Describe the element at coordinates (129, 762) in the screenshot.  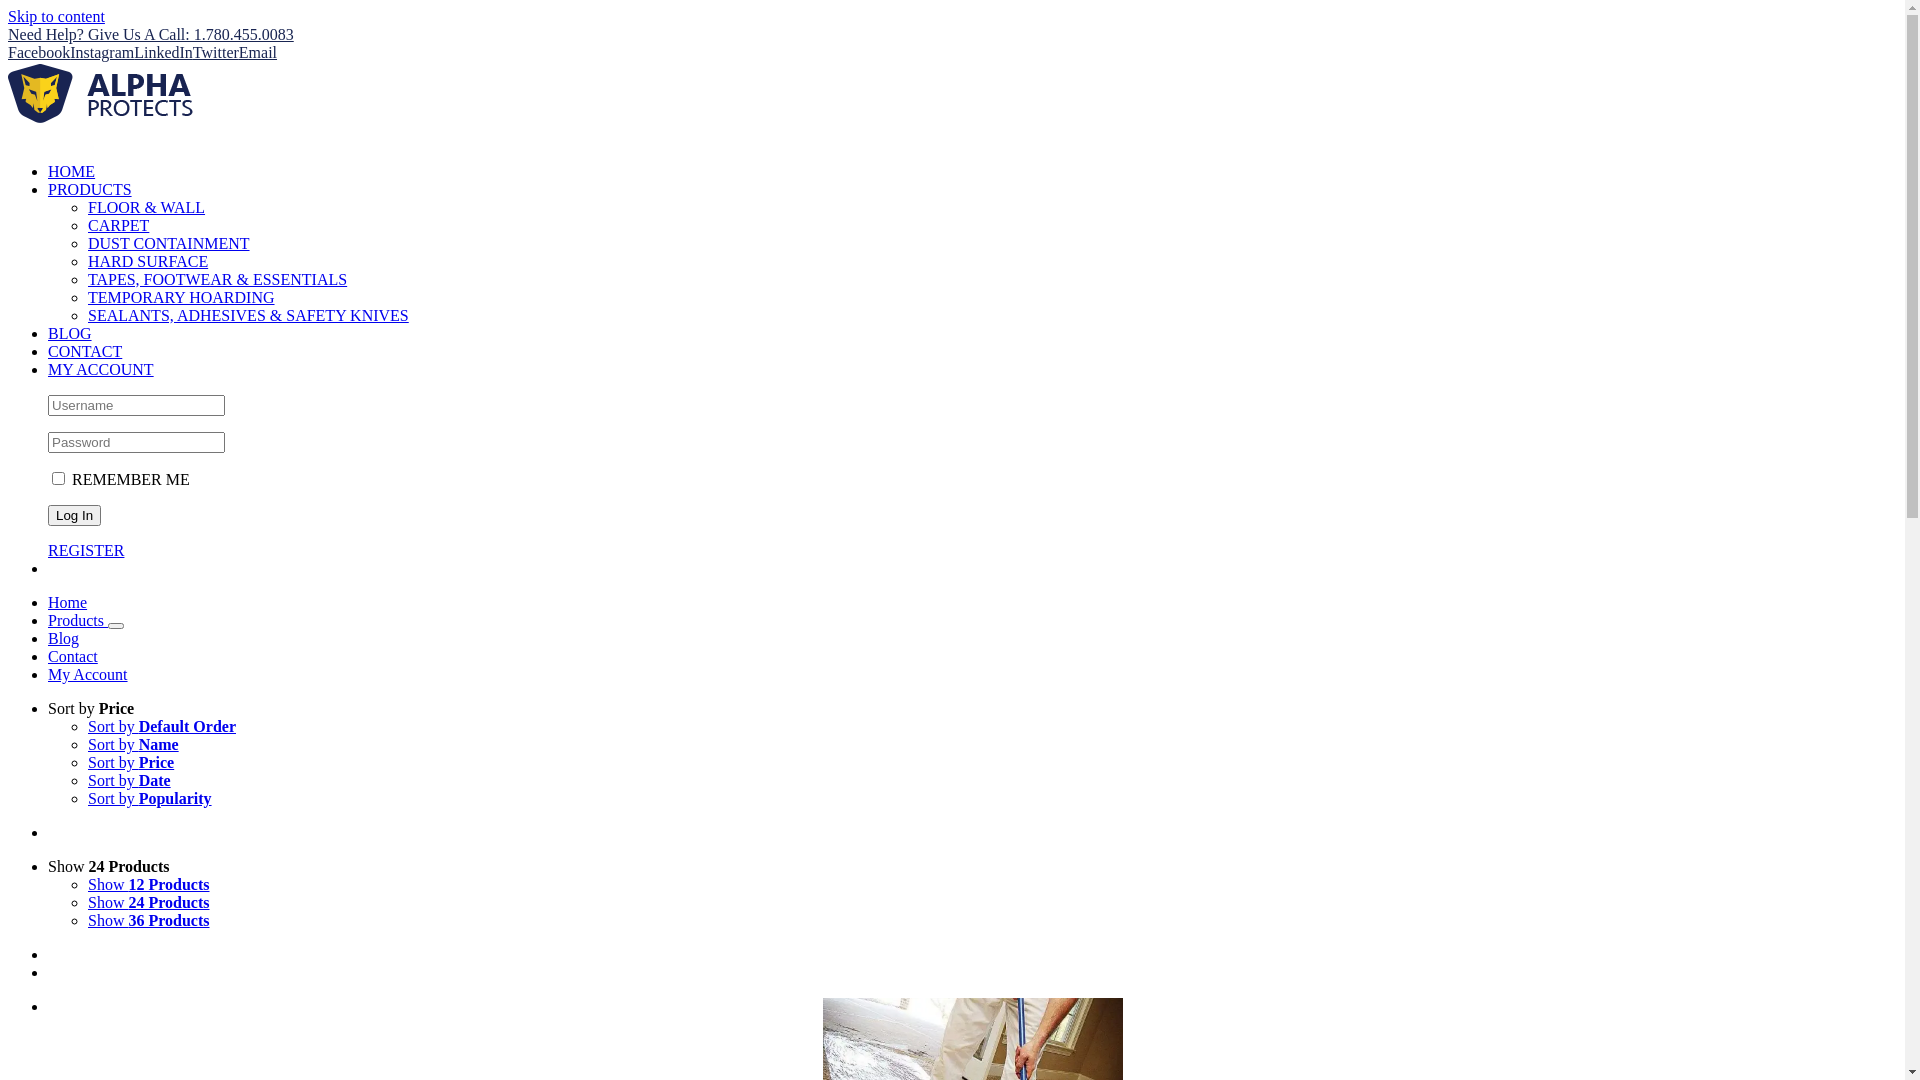
I see `'Sort by Price'` at that location.